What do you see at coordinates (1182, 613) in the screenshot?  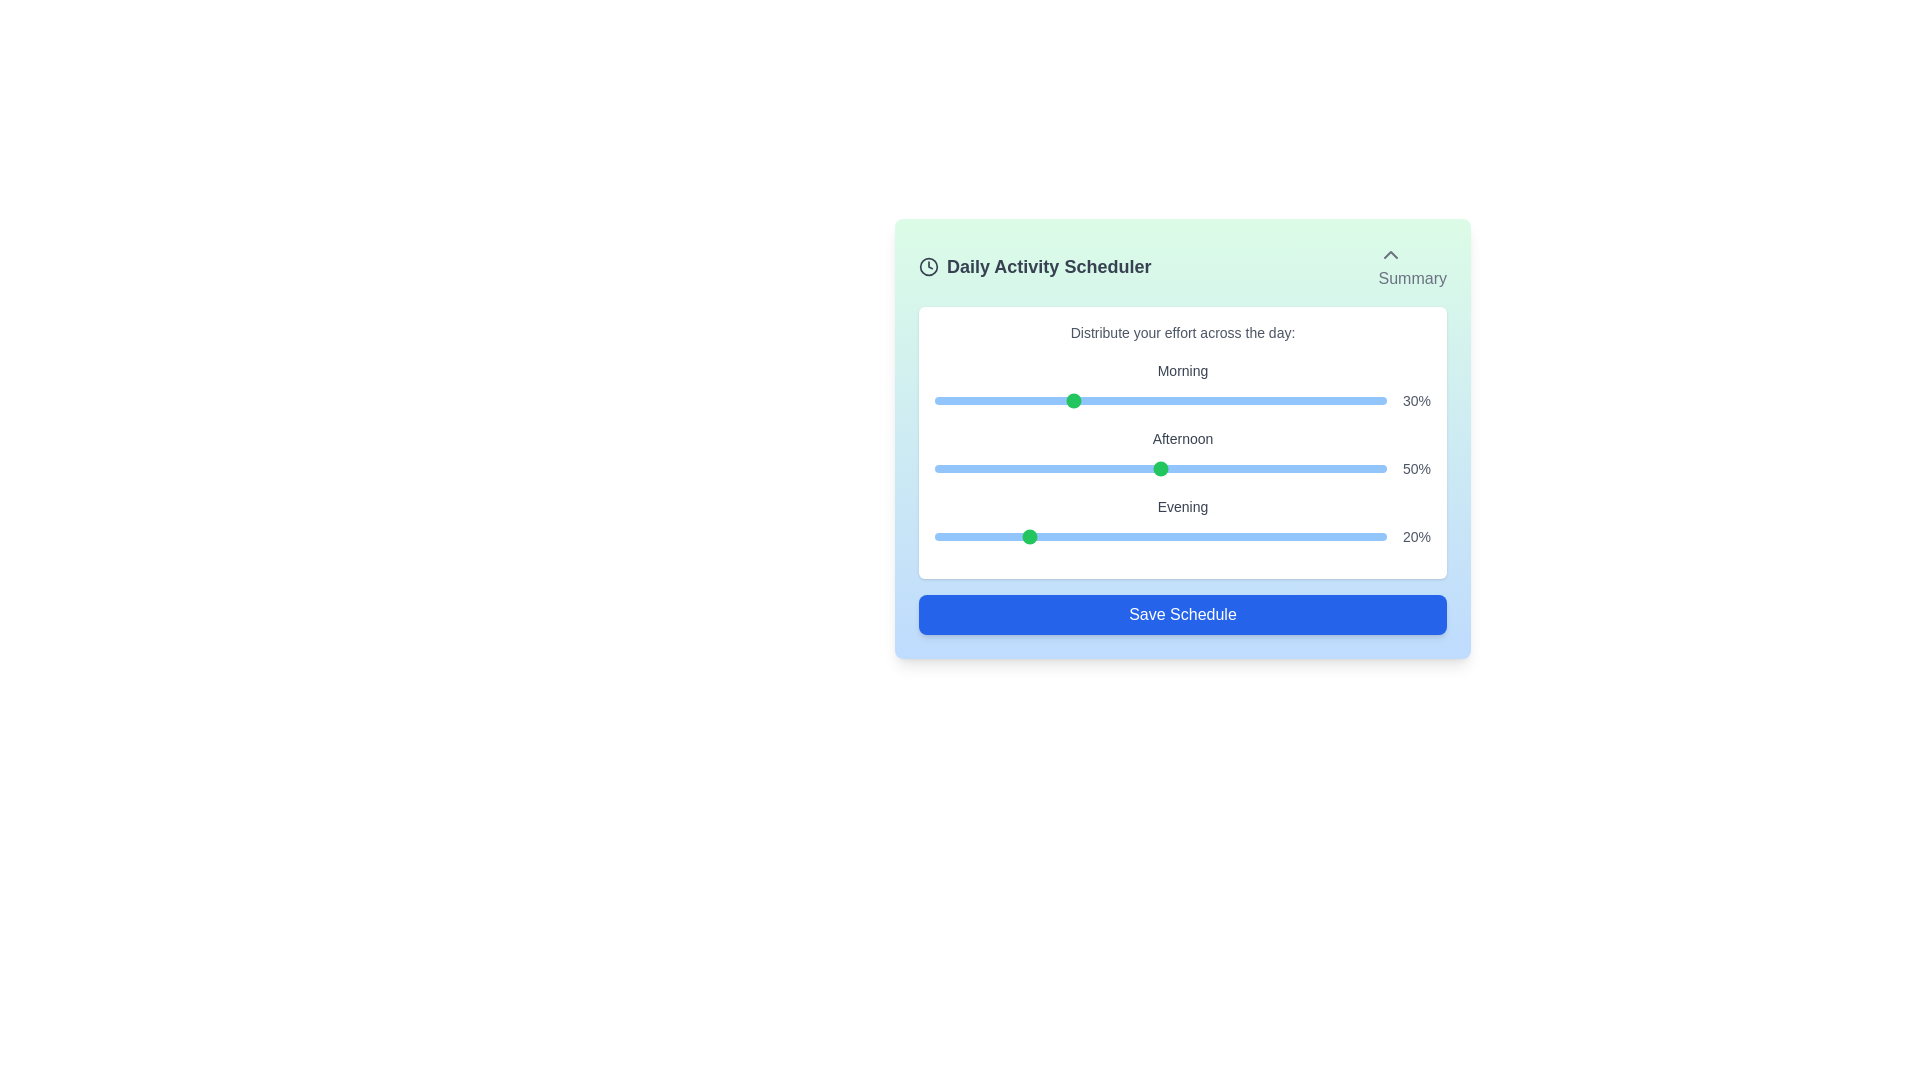 I see `the 'Save Schedule' button` at bounding box center [1182, 613].